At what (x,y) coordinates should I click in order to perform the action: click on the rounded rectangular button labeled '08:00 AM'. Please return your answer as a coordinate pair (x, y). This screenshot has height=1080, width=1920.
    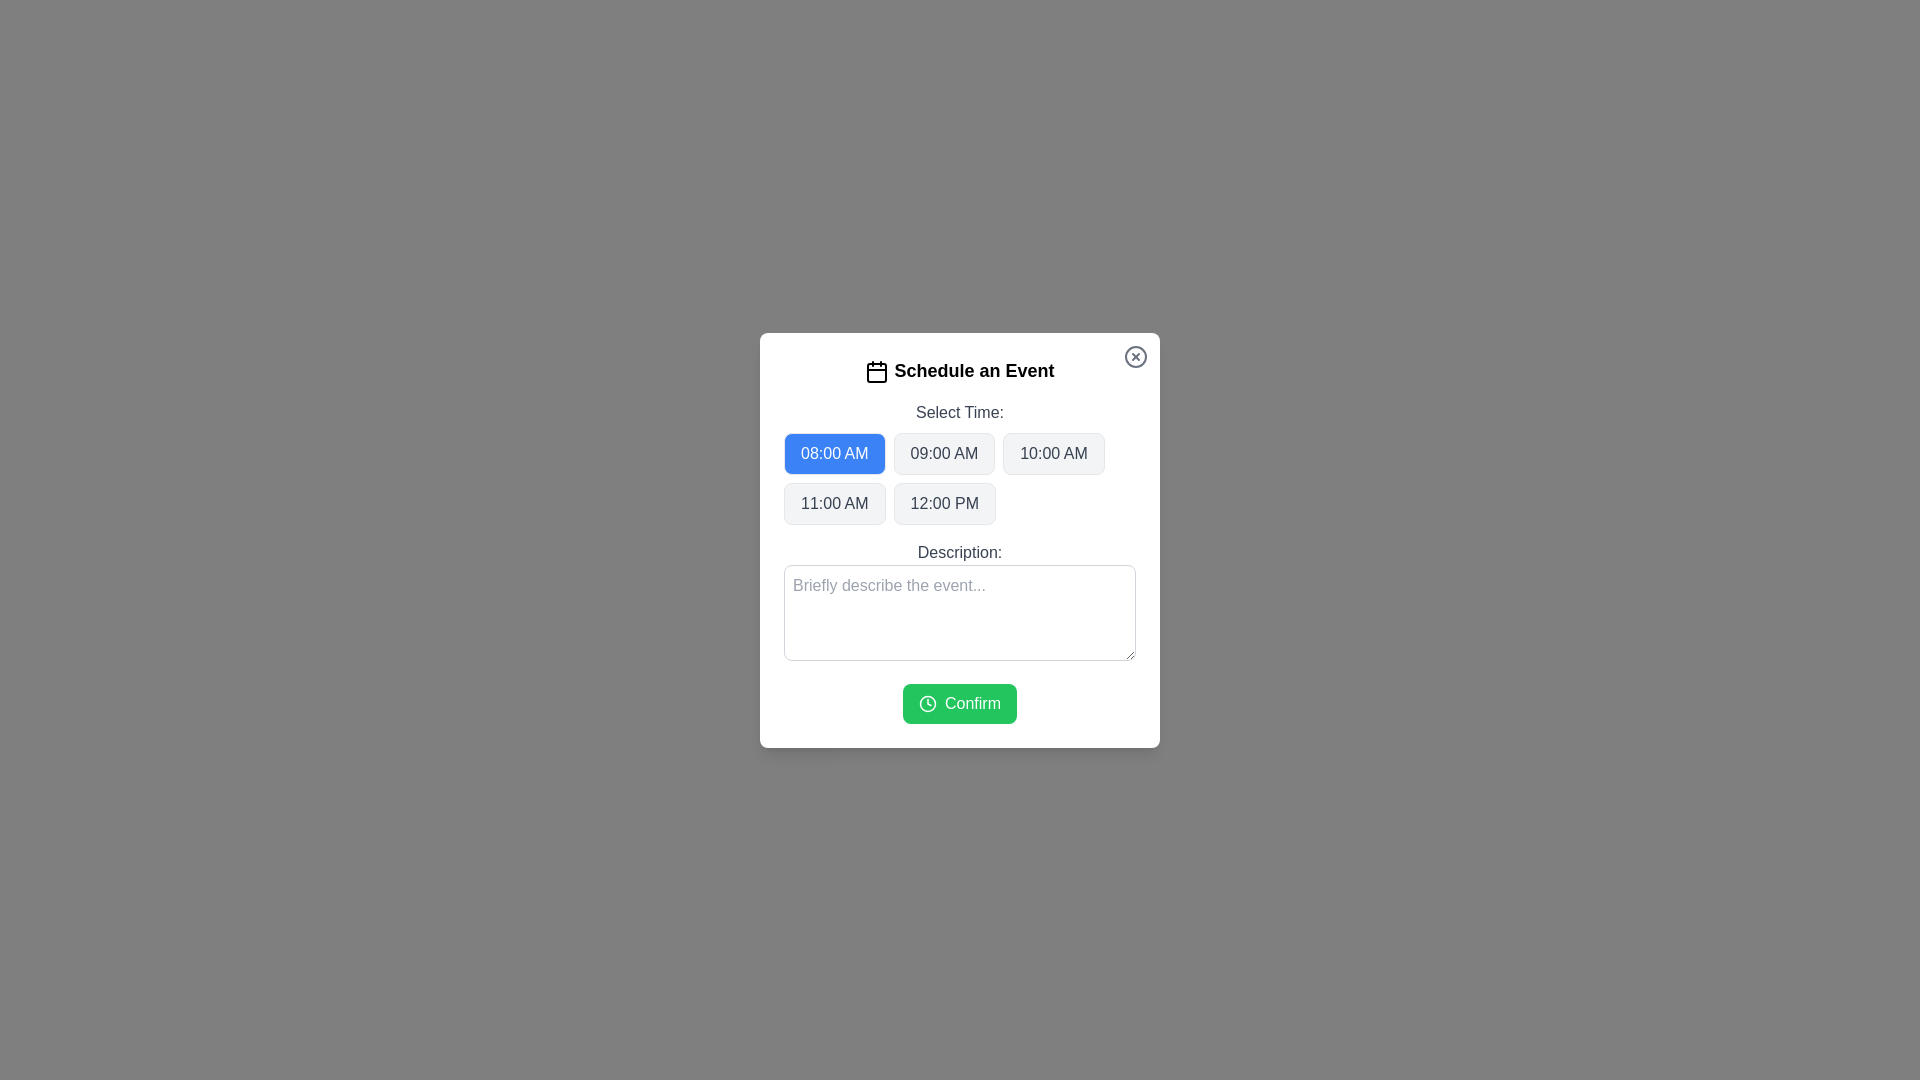
    Looking at the image, I should click on (834, 453).